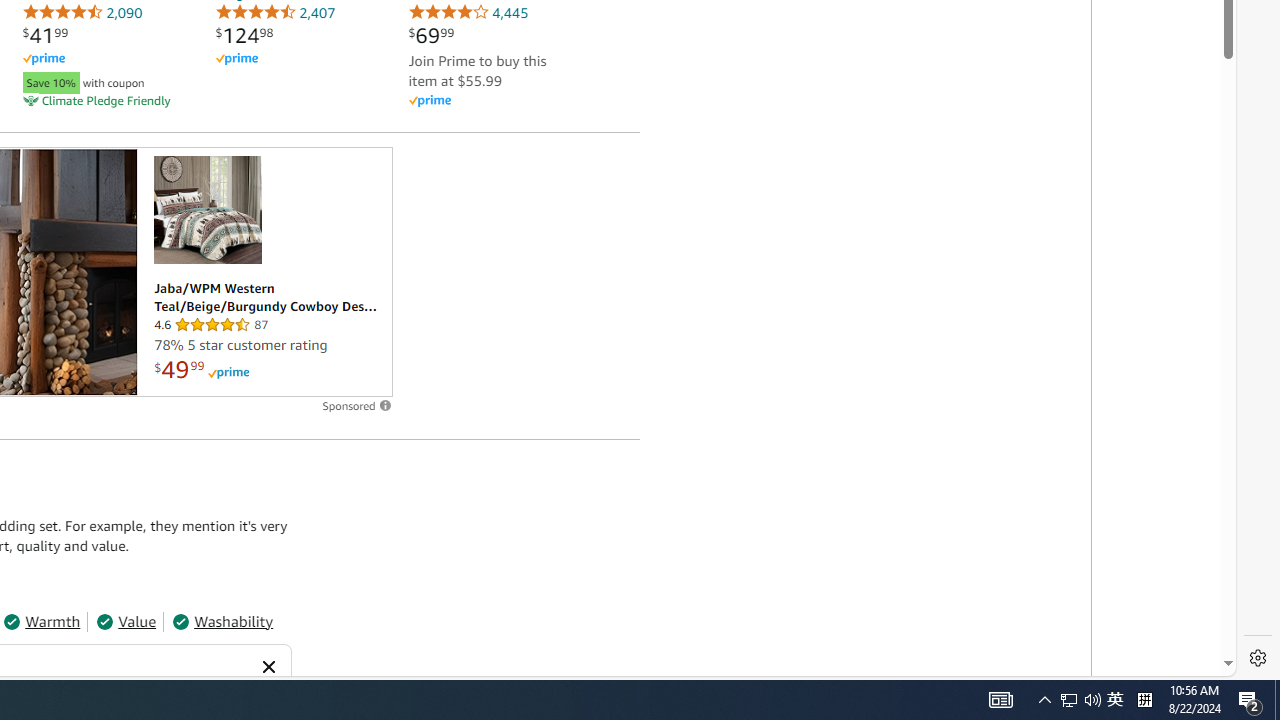 Image resolution: width=1280 pixels, height=720 pixels. What do you see at coordinates (430, 35) in the screenshot?
I see `'$69.99'` at bounding box center [430, 35].